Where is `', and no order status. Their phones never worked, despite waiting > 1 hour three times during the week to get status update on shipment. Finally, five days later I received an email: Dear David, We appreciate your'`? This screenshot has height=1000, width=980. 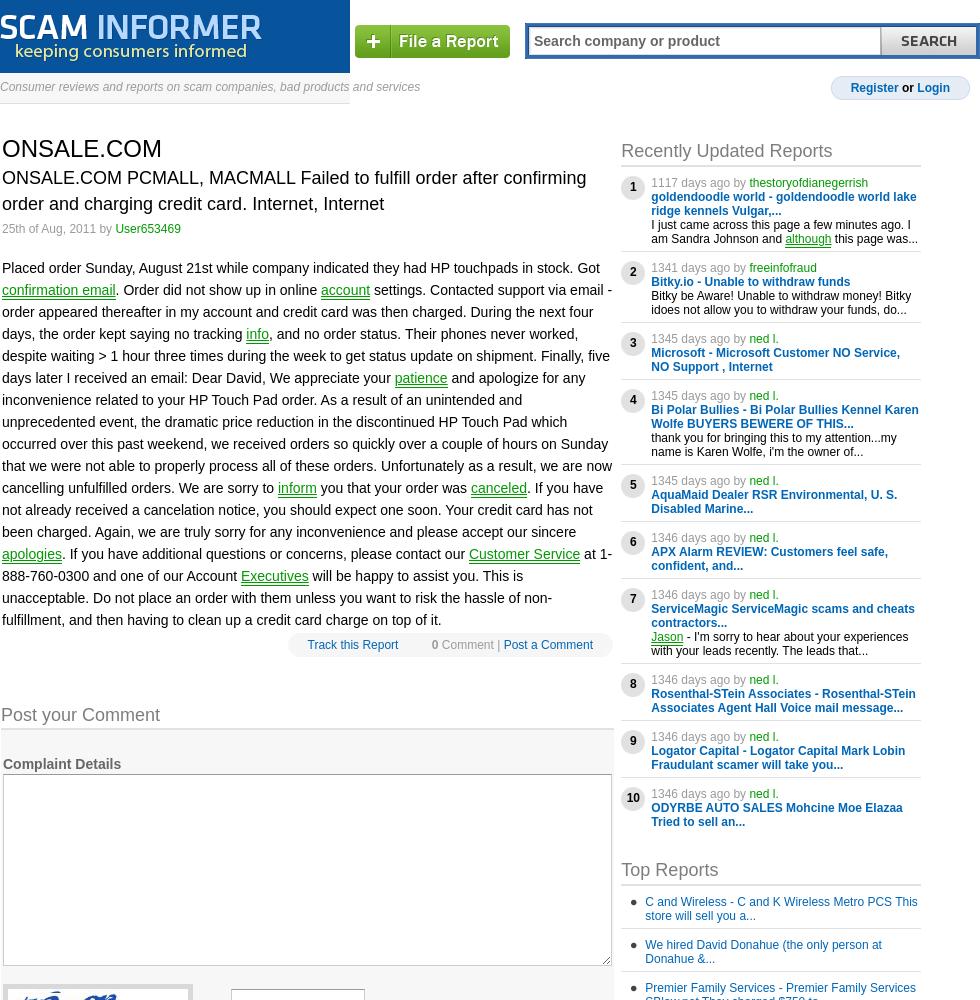 ', and no order status. Their phones never worked, despite waiting > 1 hour three times during the week to get status update on shipment. Finally, five days later I received an email: Dear David, We appreciate your' is located at coordinates (305, 355).